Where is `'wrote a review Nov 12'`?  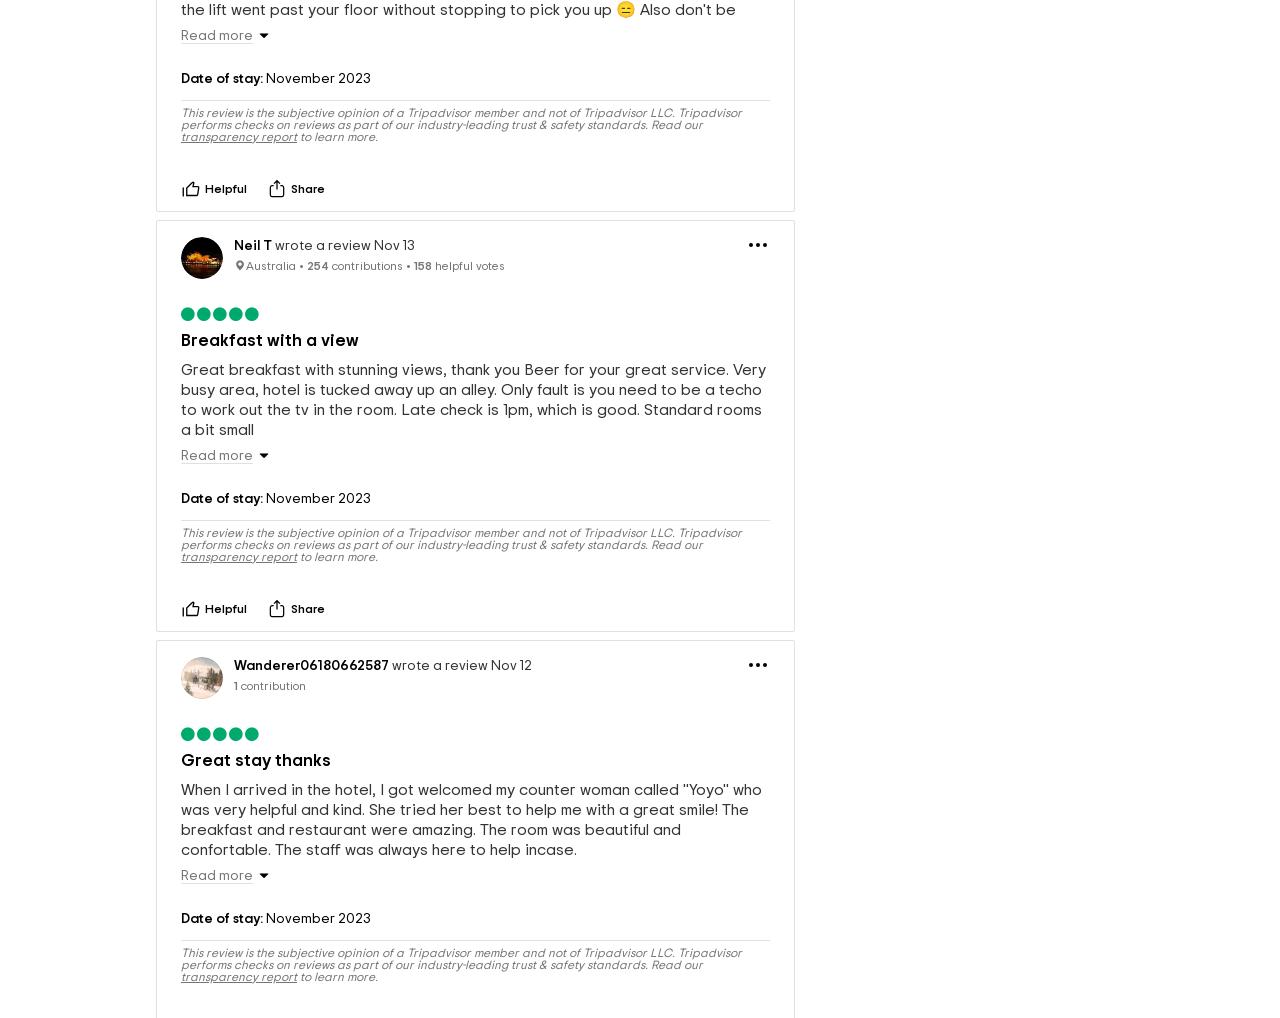
'wrote a review Nov 12' is located at coordinates (459, 719).